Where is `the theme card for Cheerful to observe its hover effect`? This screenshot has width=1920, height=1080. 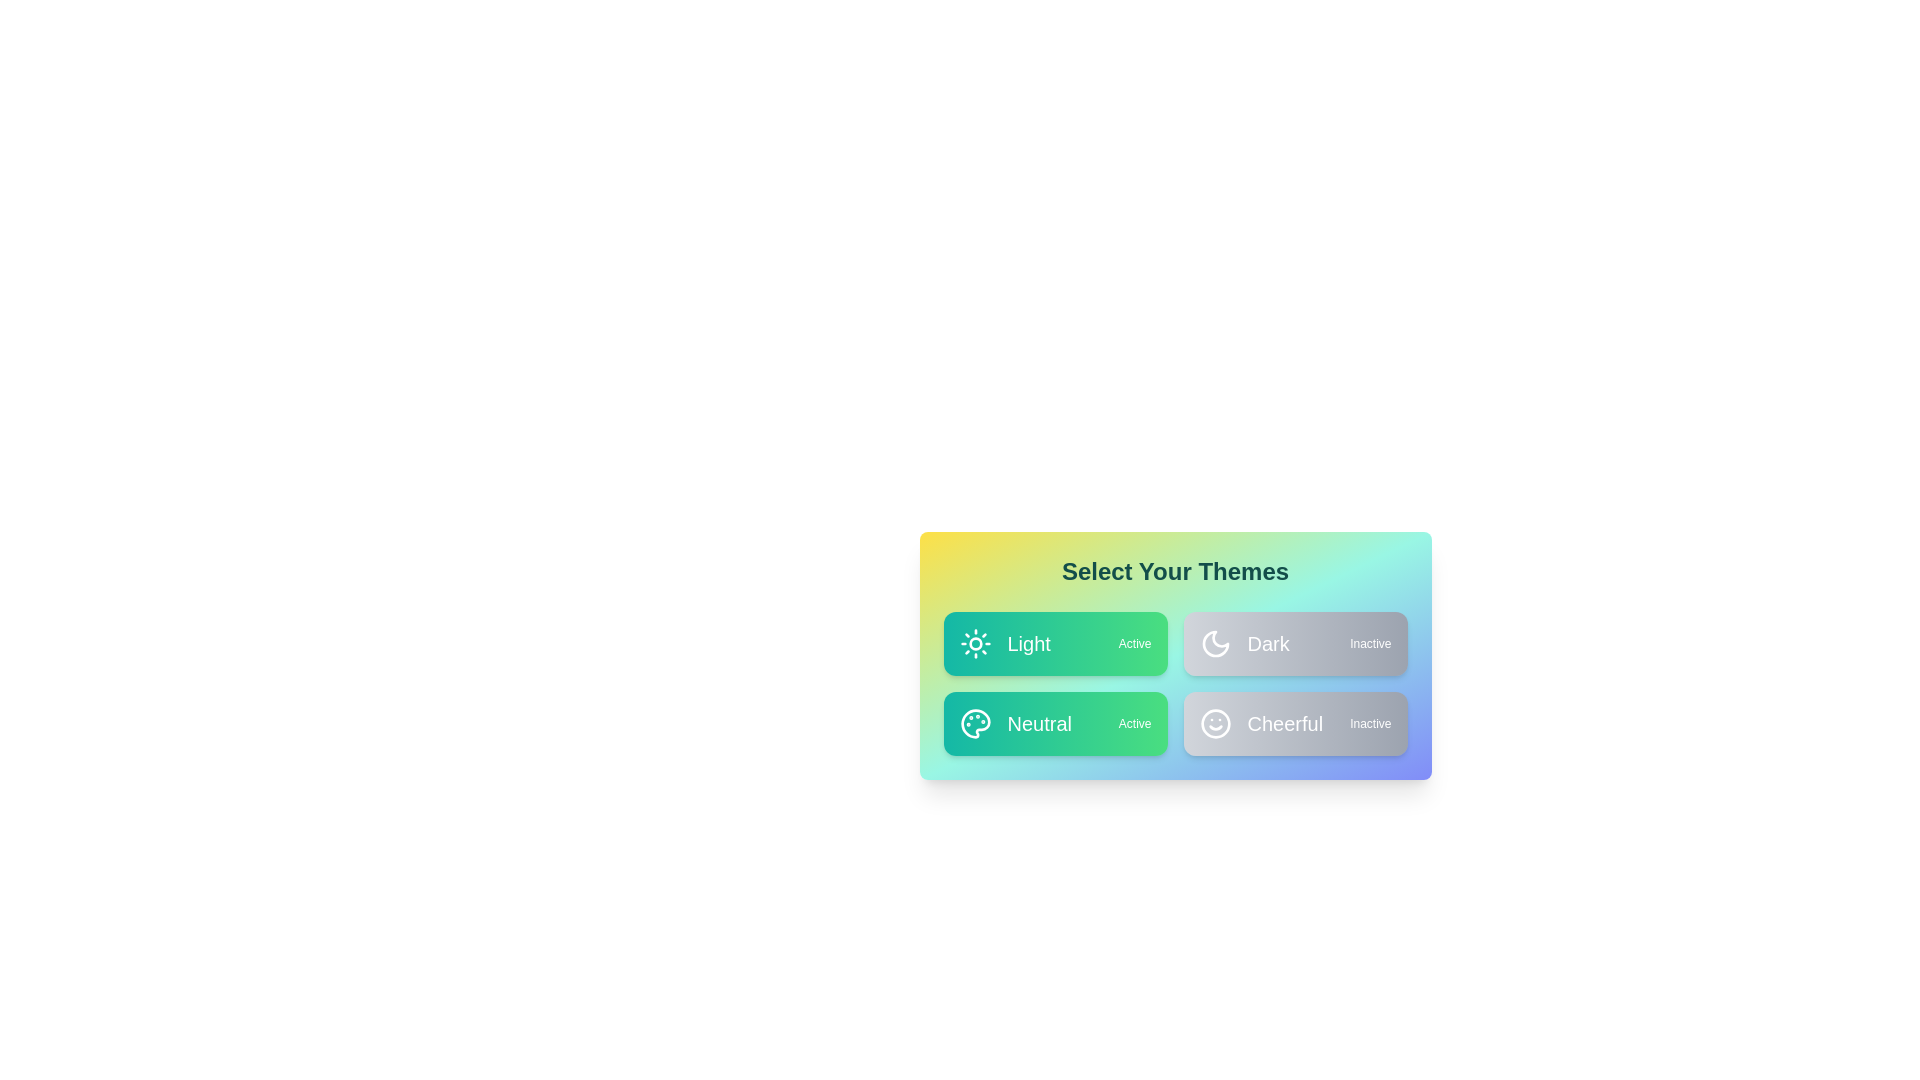
the theme card for Cheerful to observe its hover effect is located at coordinates (1295, 724).